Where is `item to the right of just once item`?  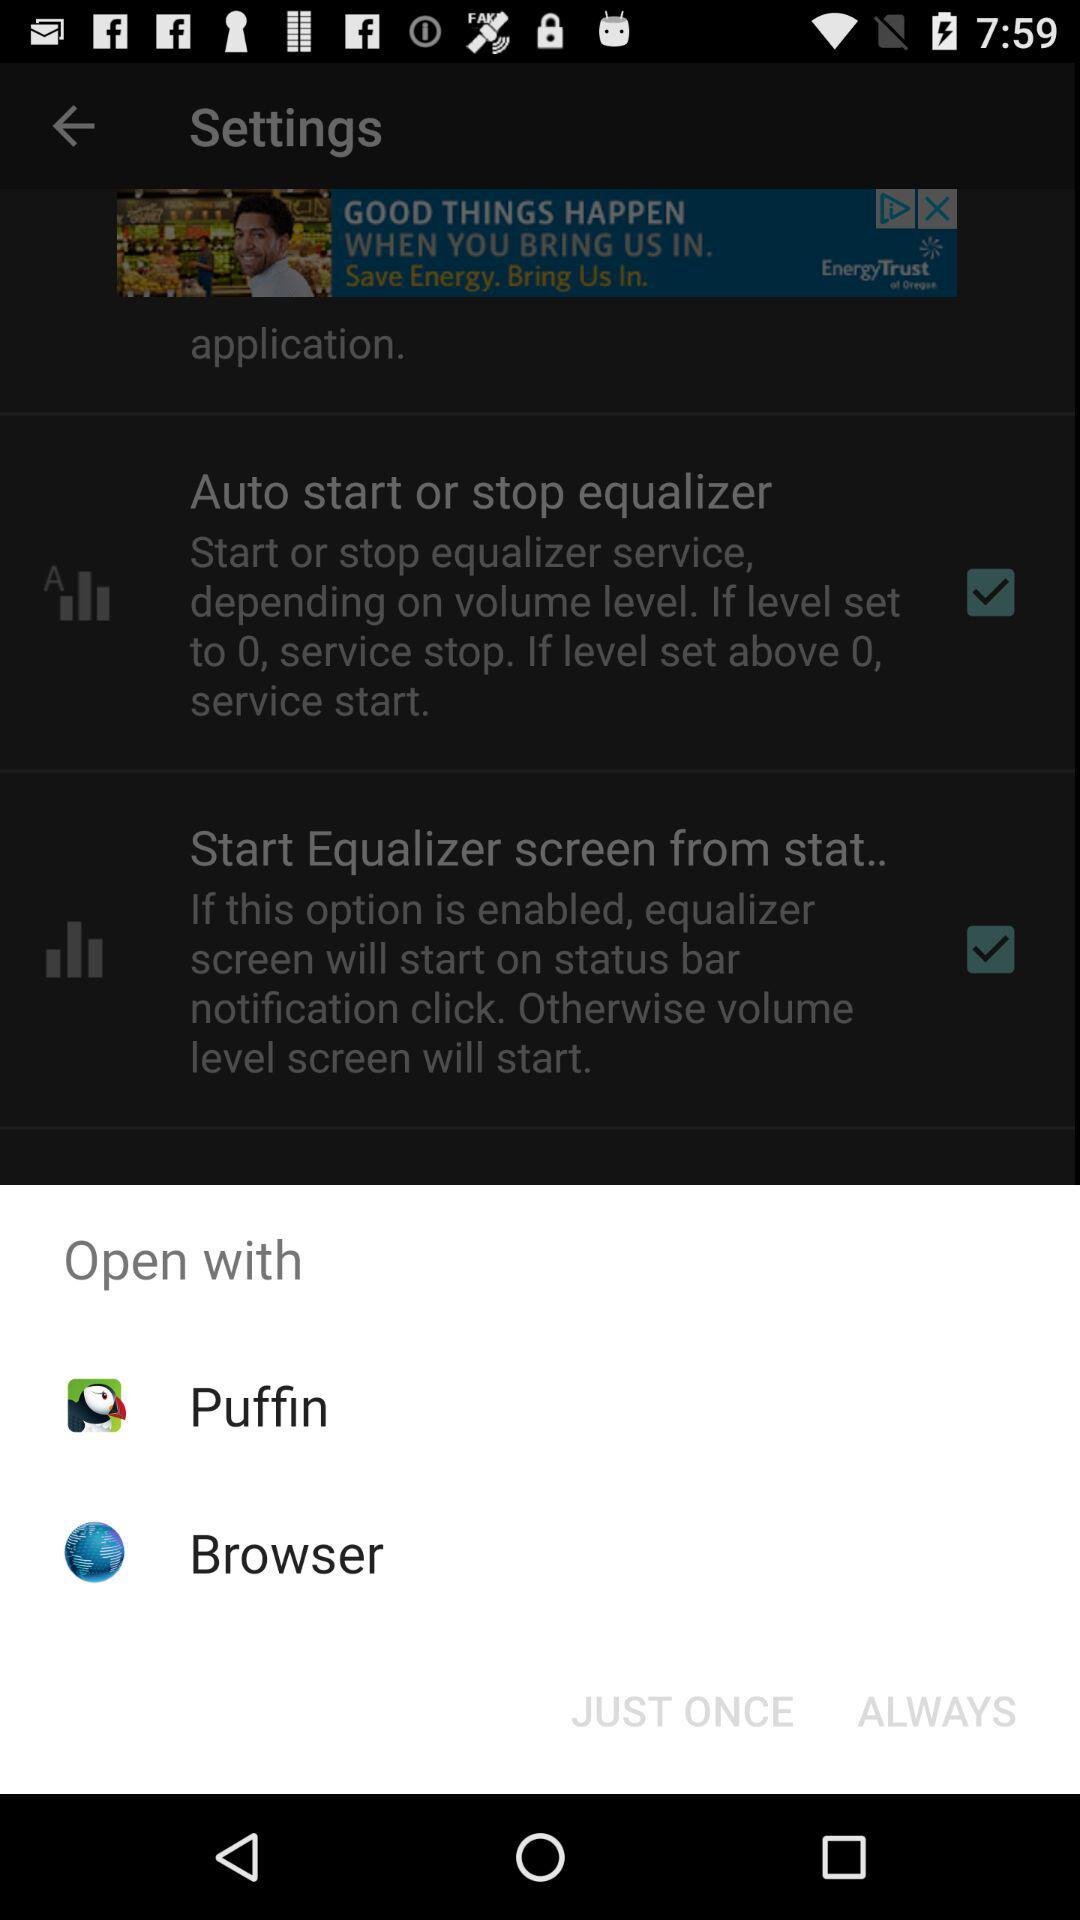
item to the right of just once item is located at coordinates (937, 1708).